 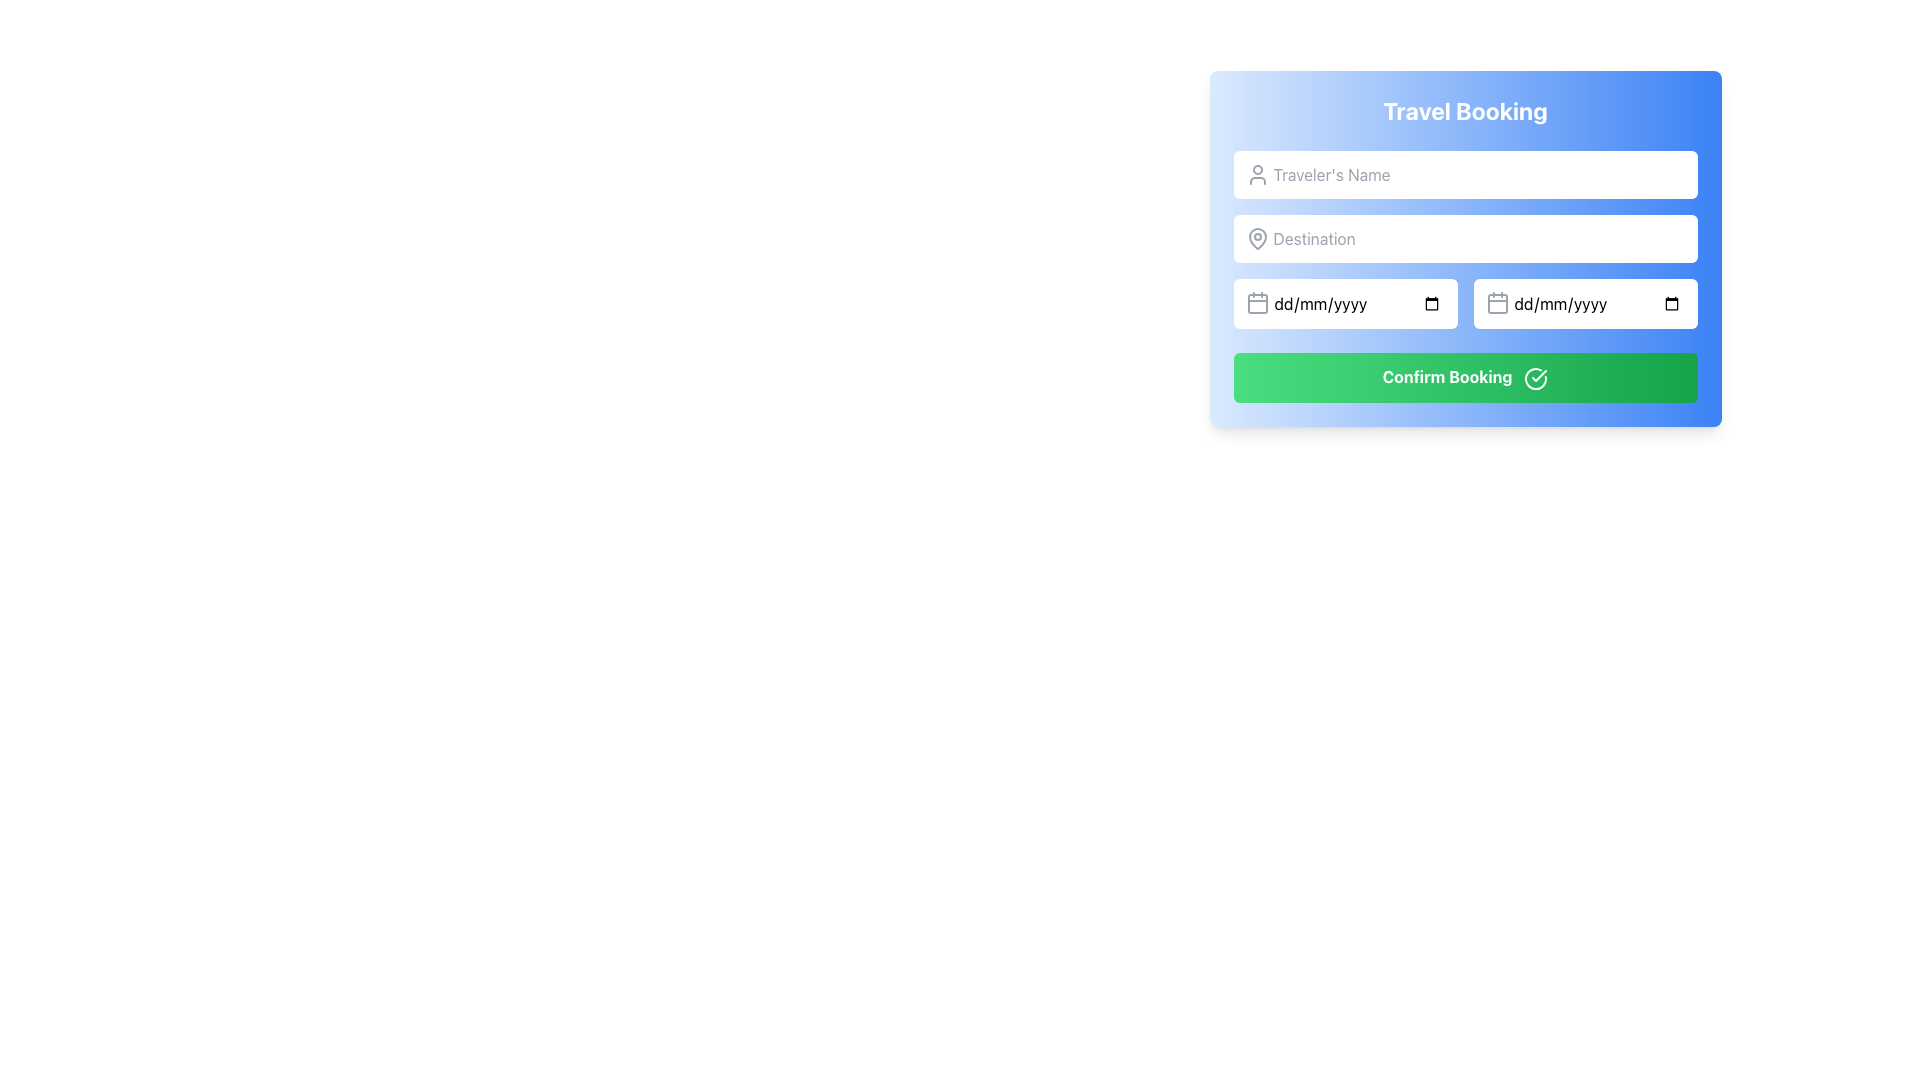 I want to click on the calendar icon located to the left of the second date input field in the form, so click(x=1497, y=303).